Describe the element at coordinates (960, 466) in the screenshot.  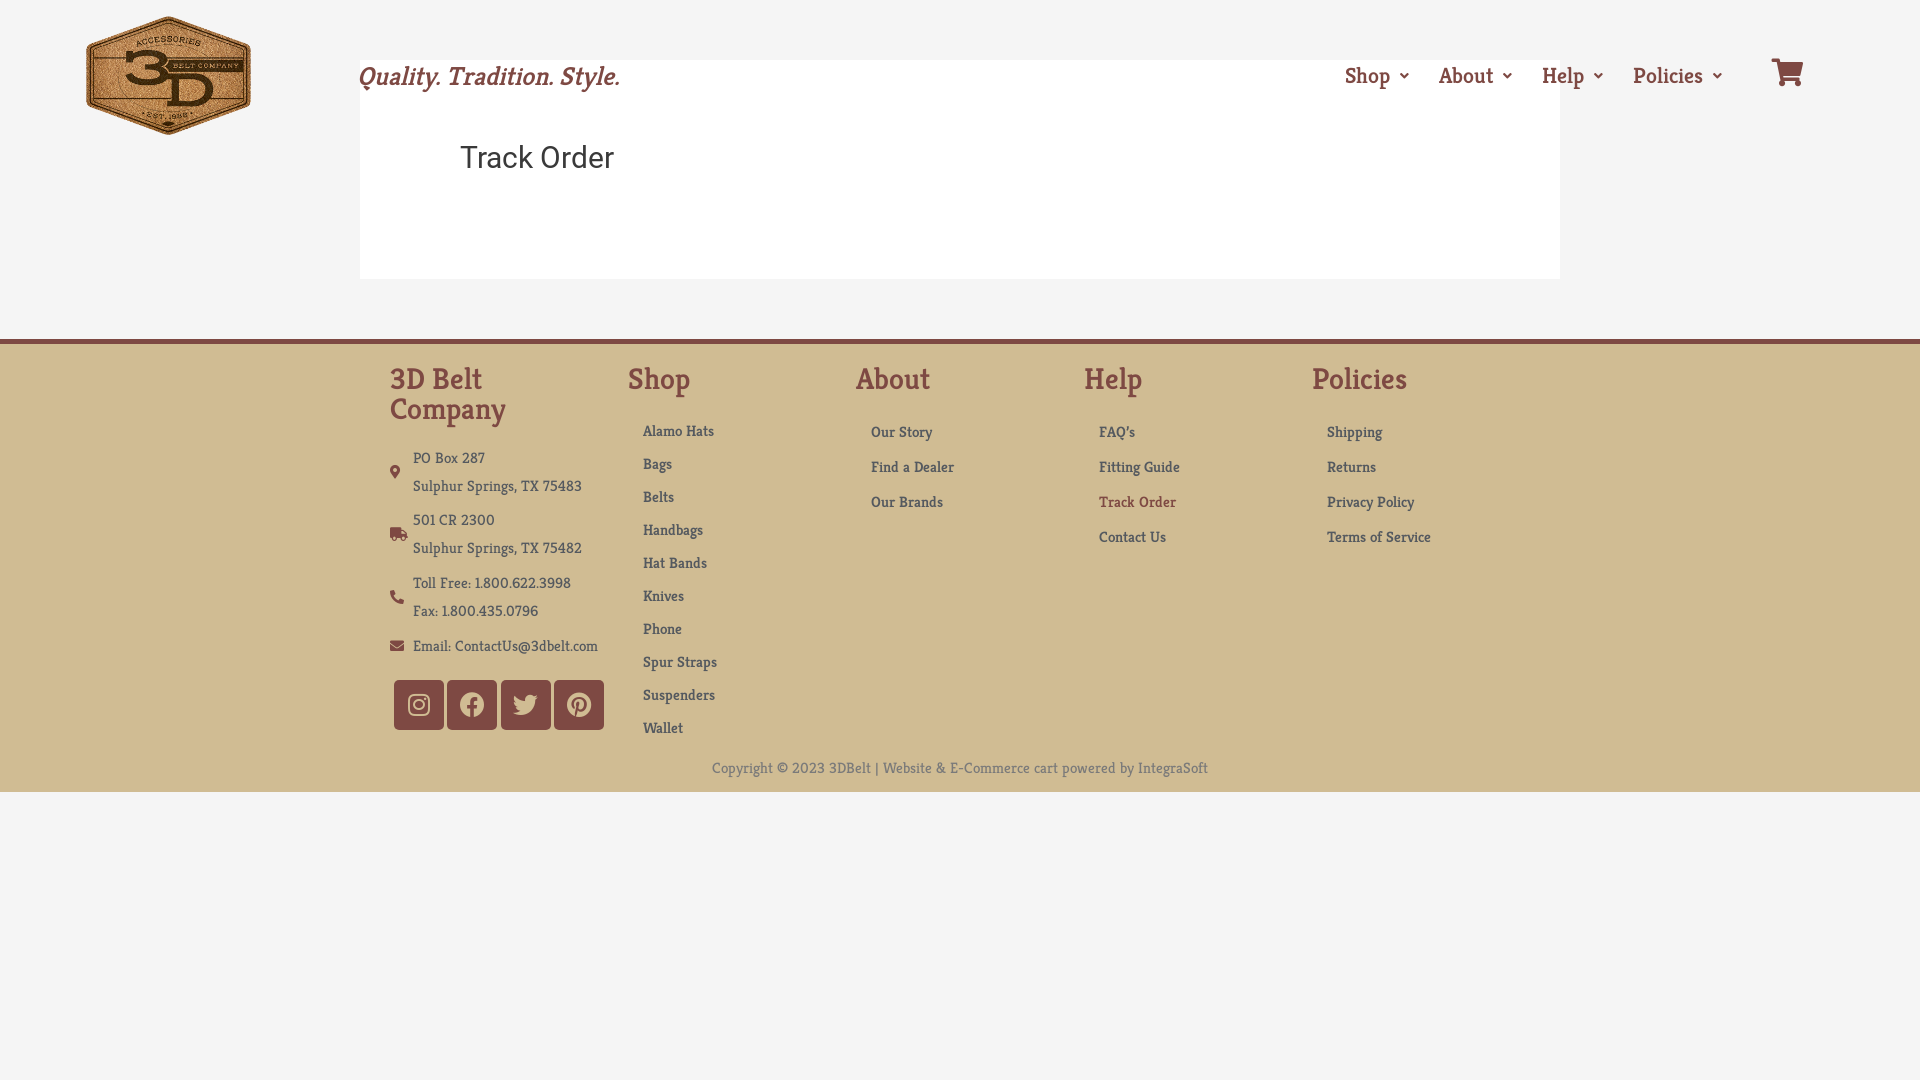
I see `'Find a Dealer'` at that location.